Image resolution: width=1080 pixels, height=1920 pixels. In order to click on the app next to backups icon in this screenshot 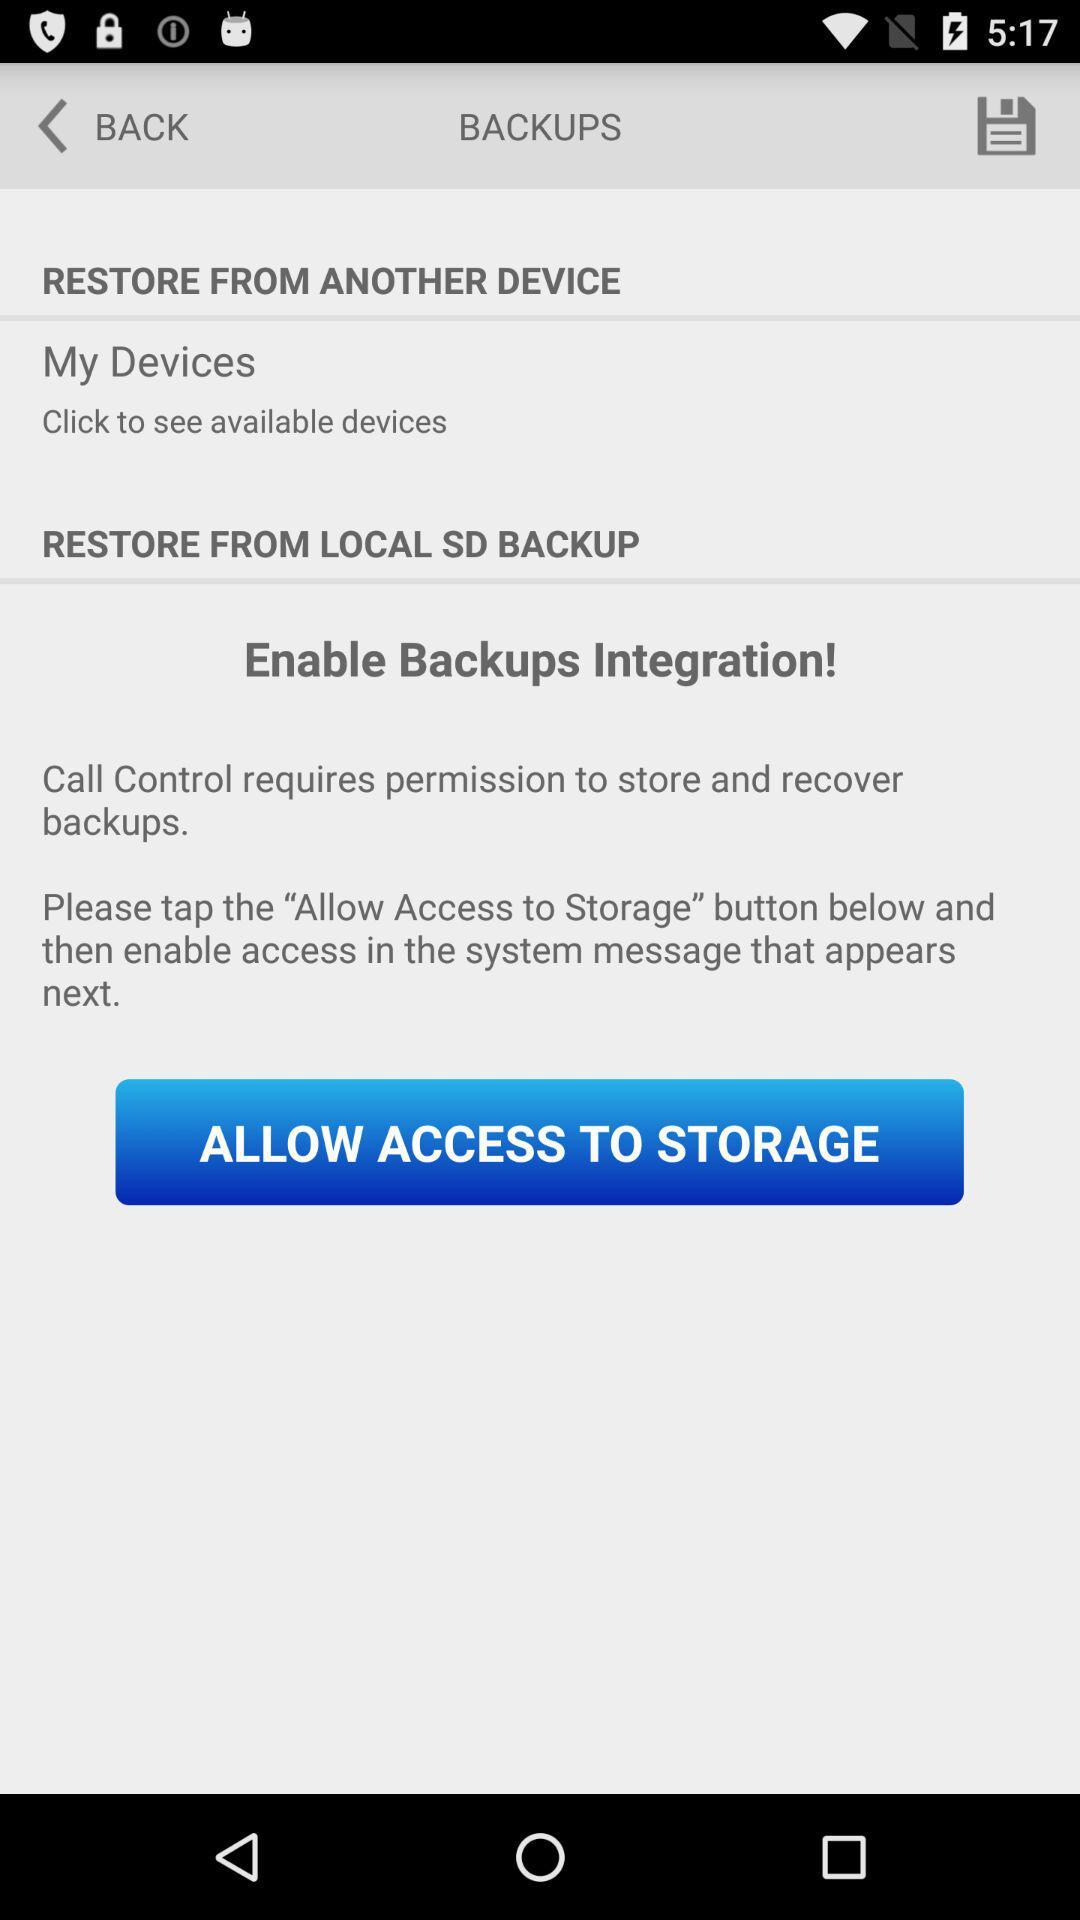, I will do `click(99, 124)`.